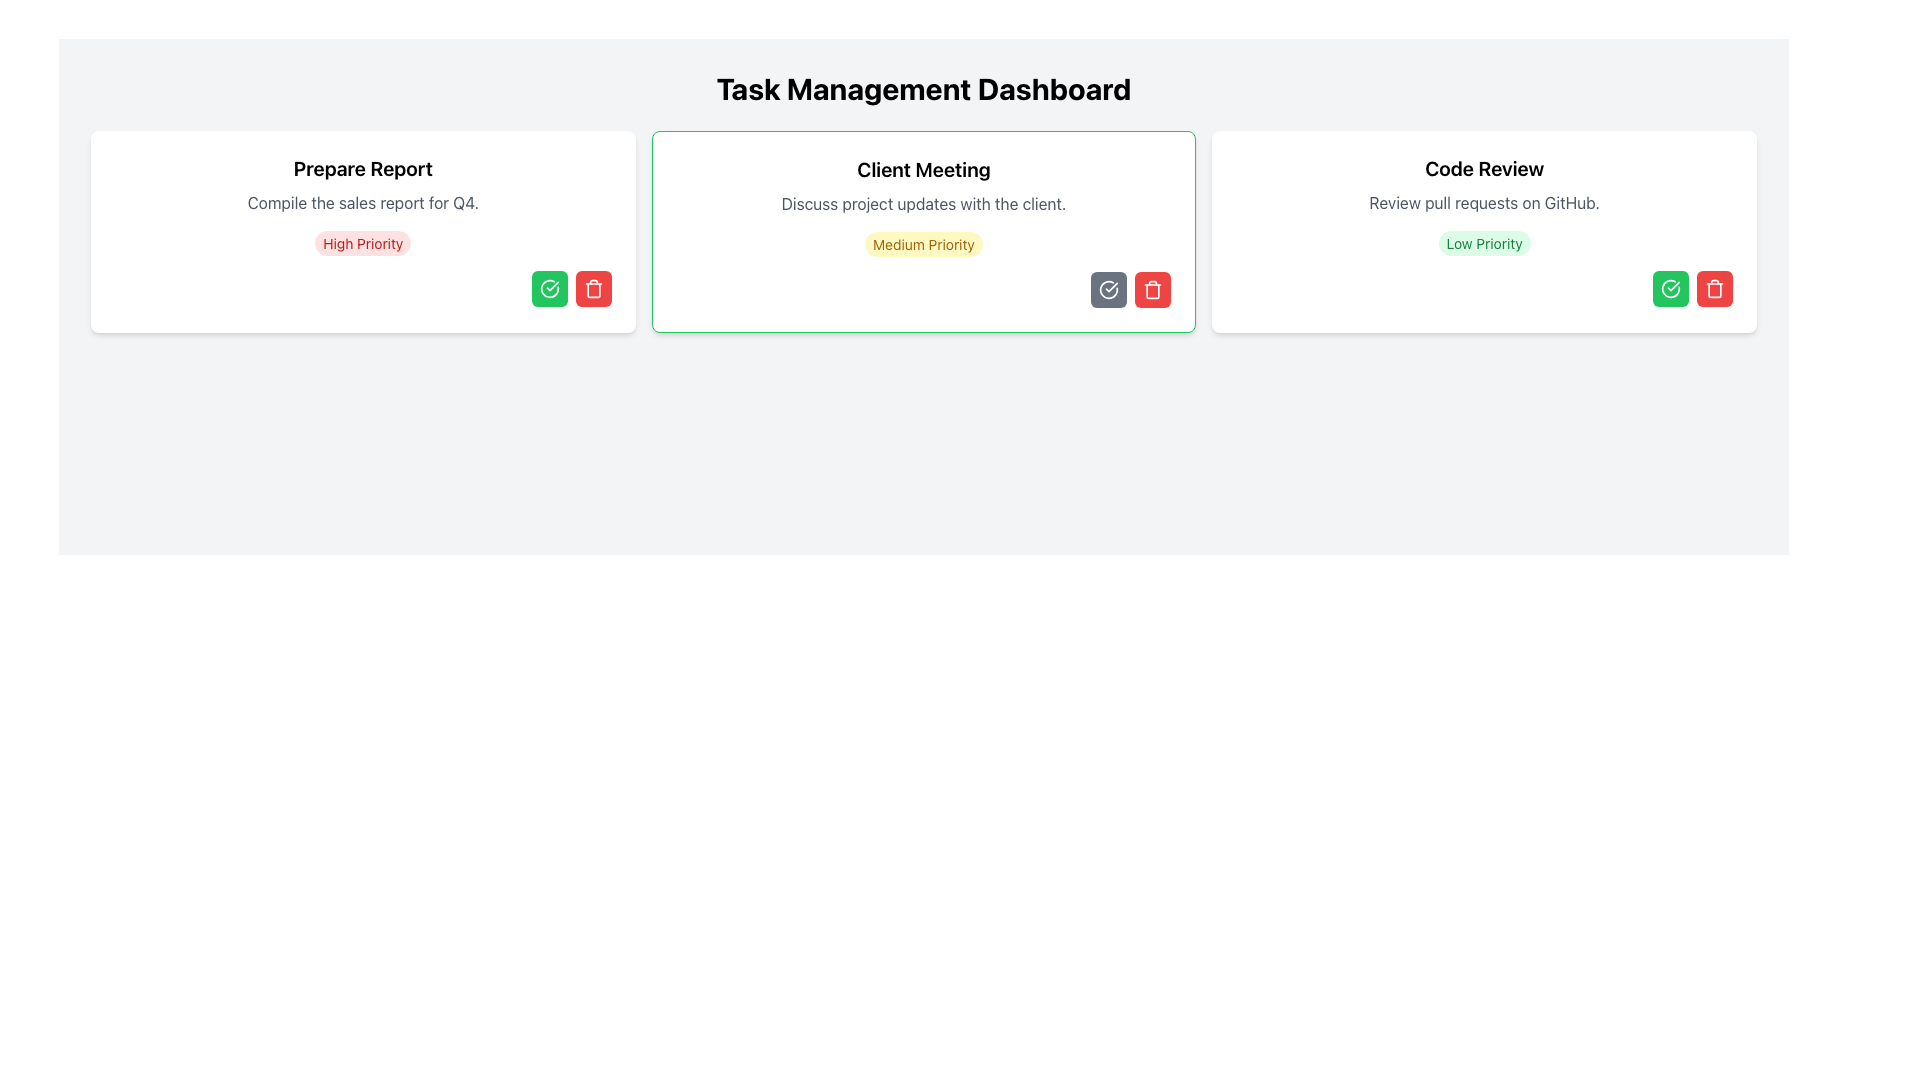  I want to click on the green circular icon with a checkmark located at the bottom-right corner of the 'Code Review' card in the 'Task Management Dashboard', so click(1670, 289).